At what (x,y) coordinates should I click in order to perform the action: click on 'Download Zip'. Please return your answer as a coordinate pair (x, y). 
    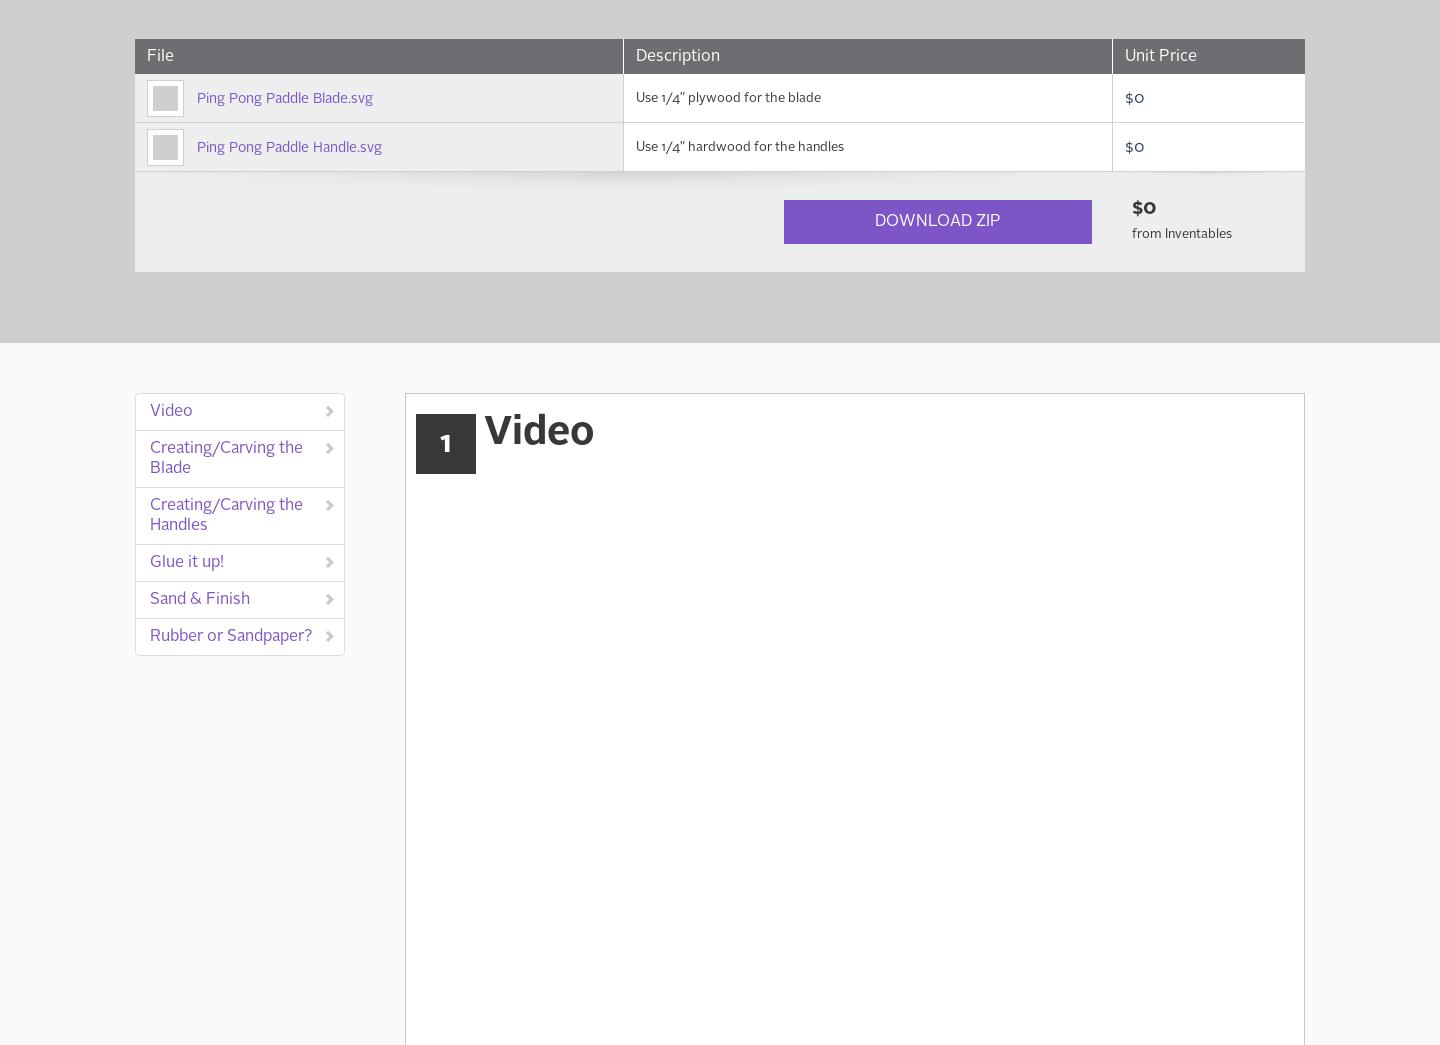
    Looking at the image, I should click on (873, 221).